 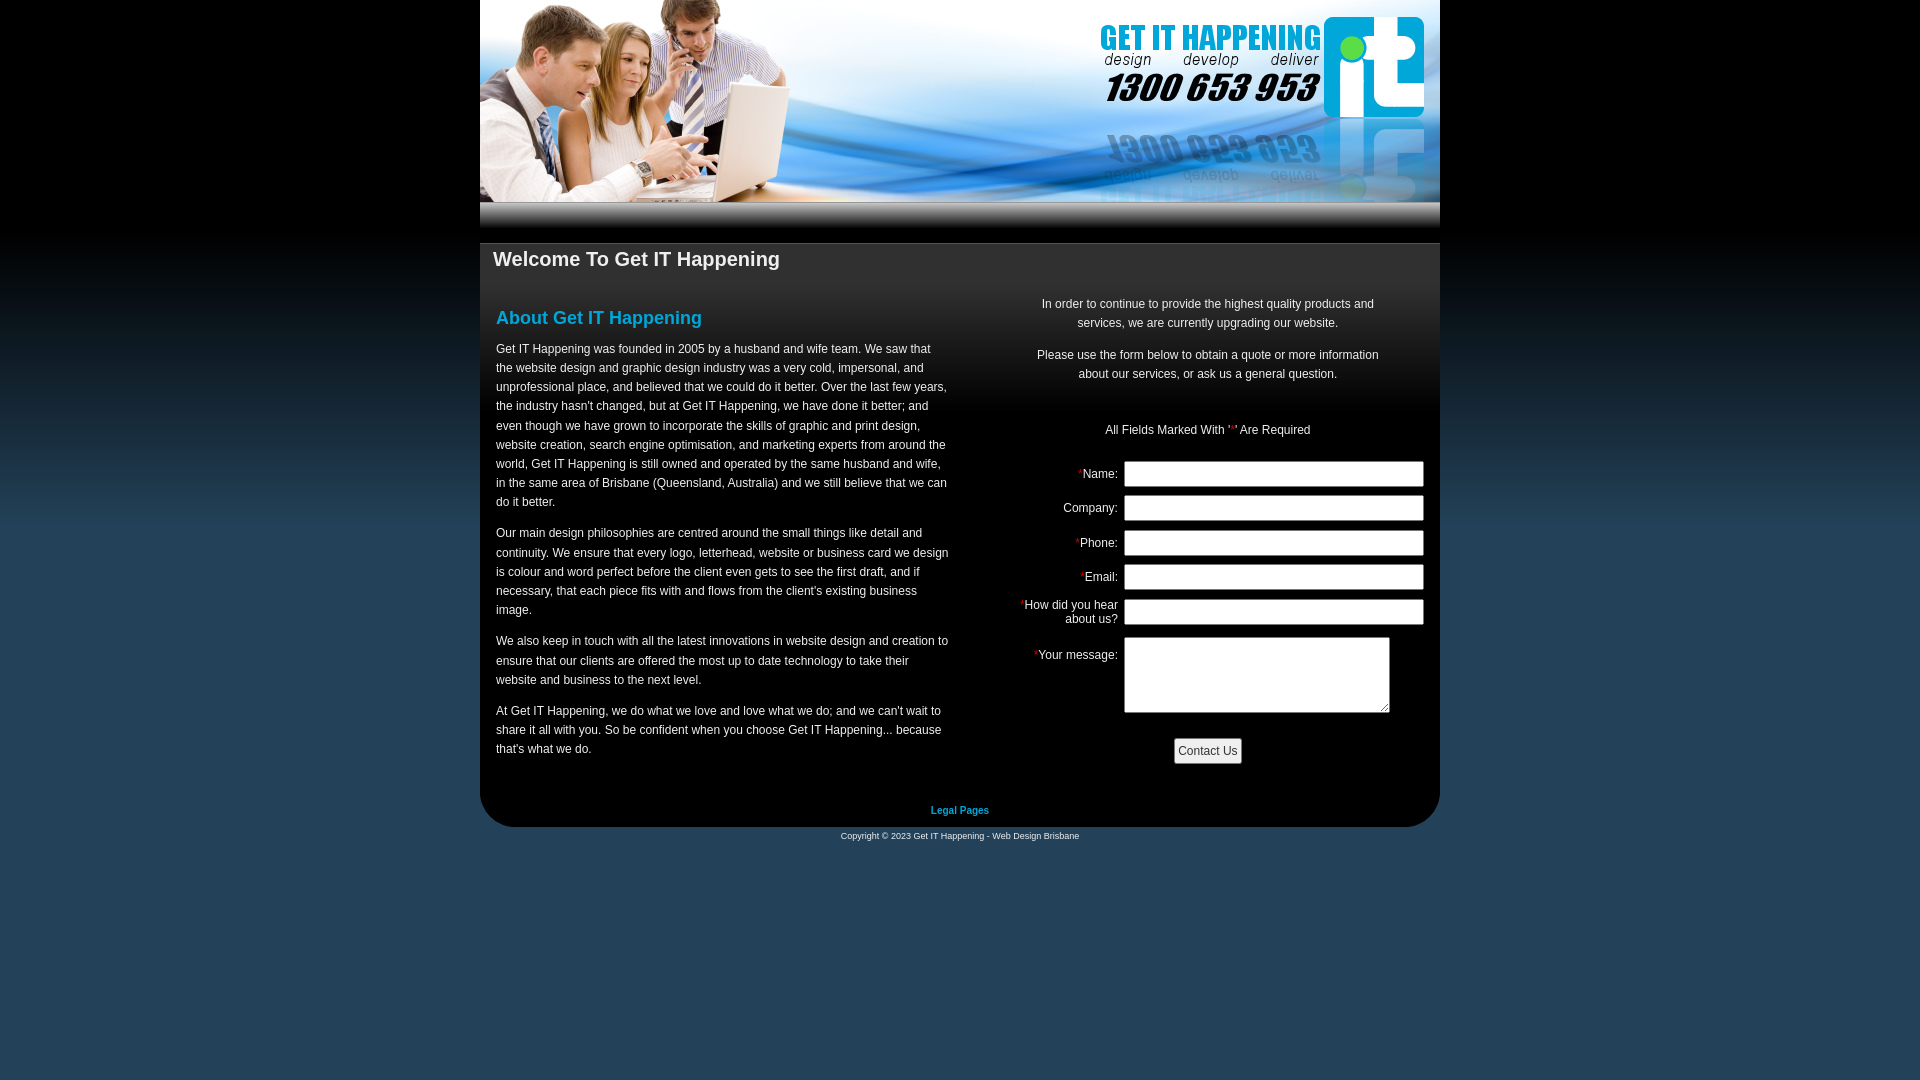 I want to click on 'Legal Pages', so click(x=960, y=810).